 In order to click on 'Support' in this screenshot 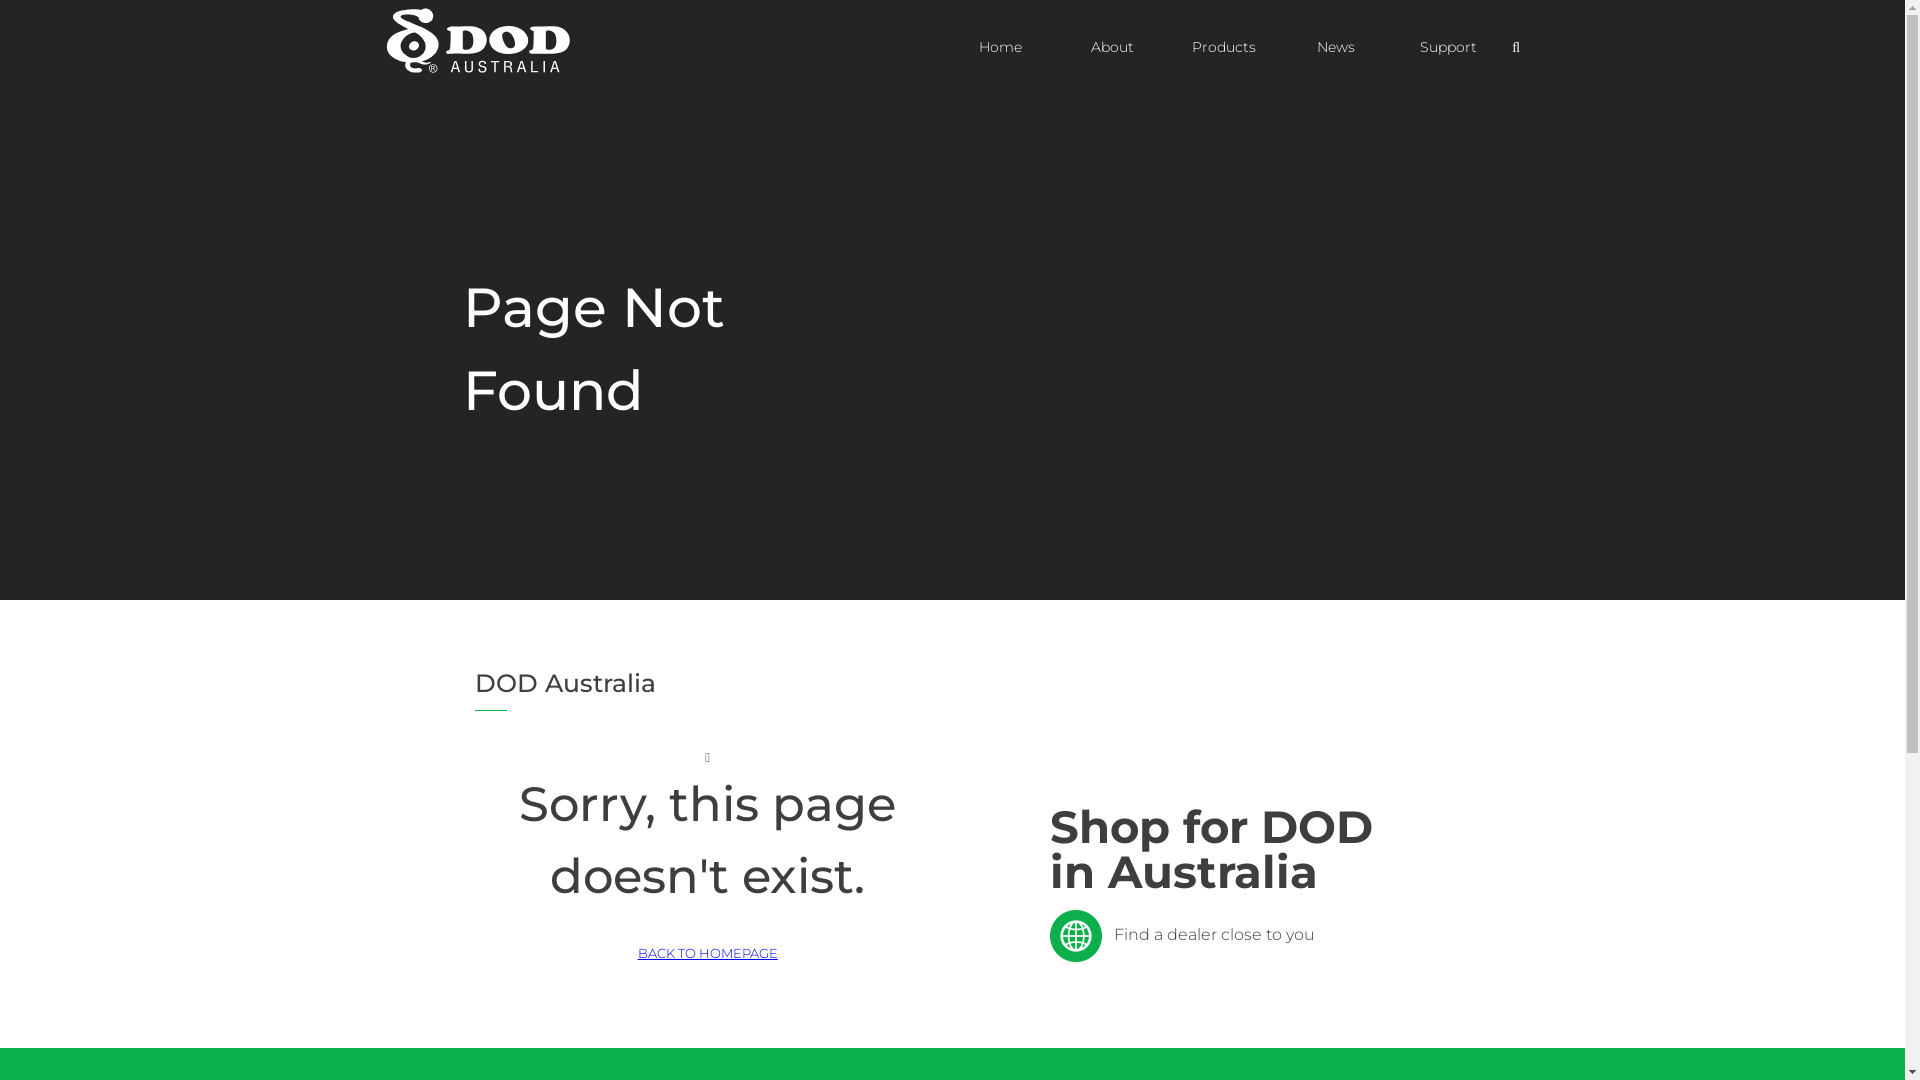, I will do `click(1448, 45)`.